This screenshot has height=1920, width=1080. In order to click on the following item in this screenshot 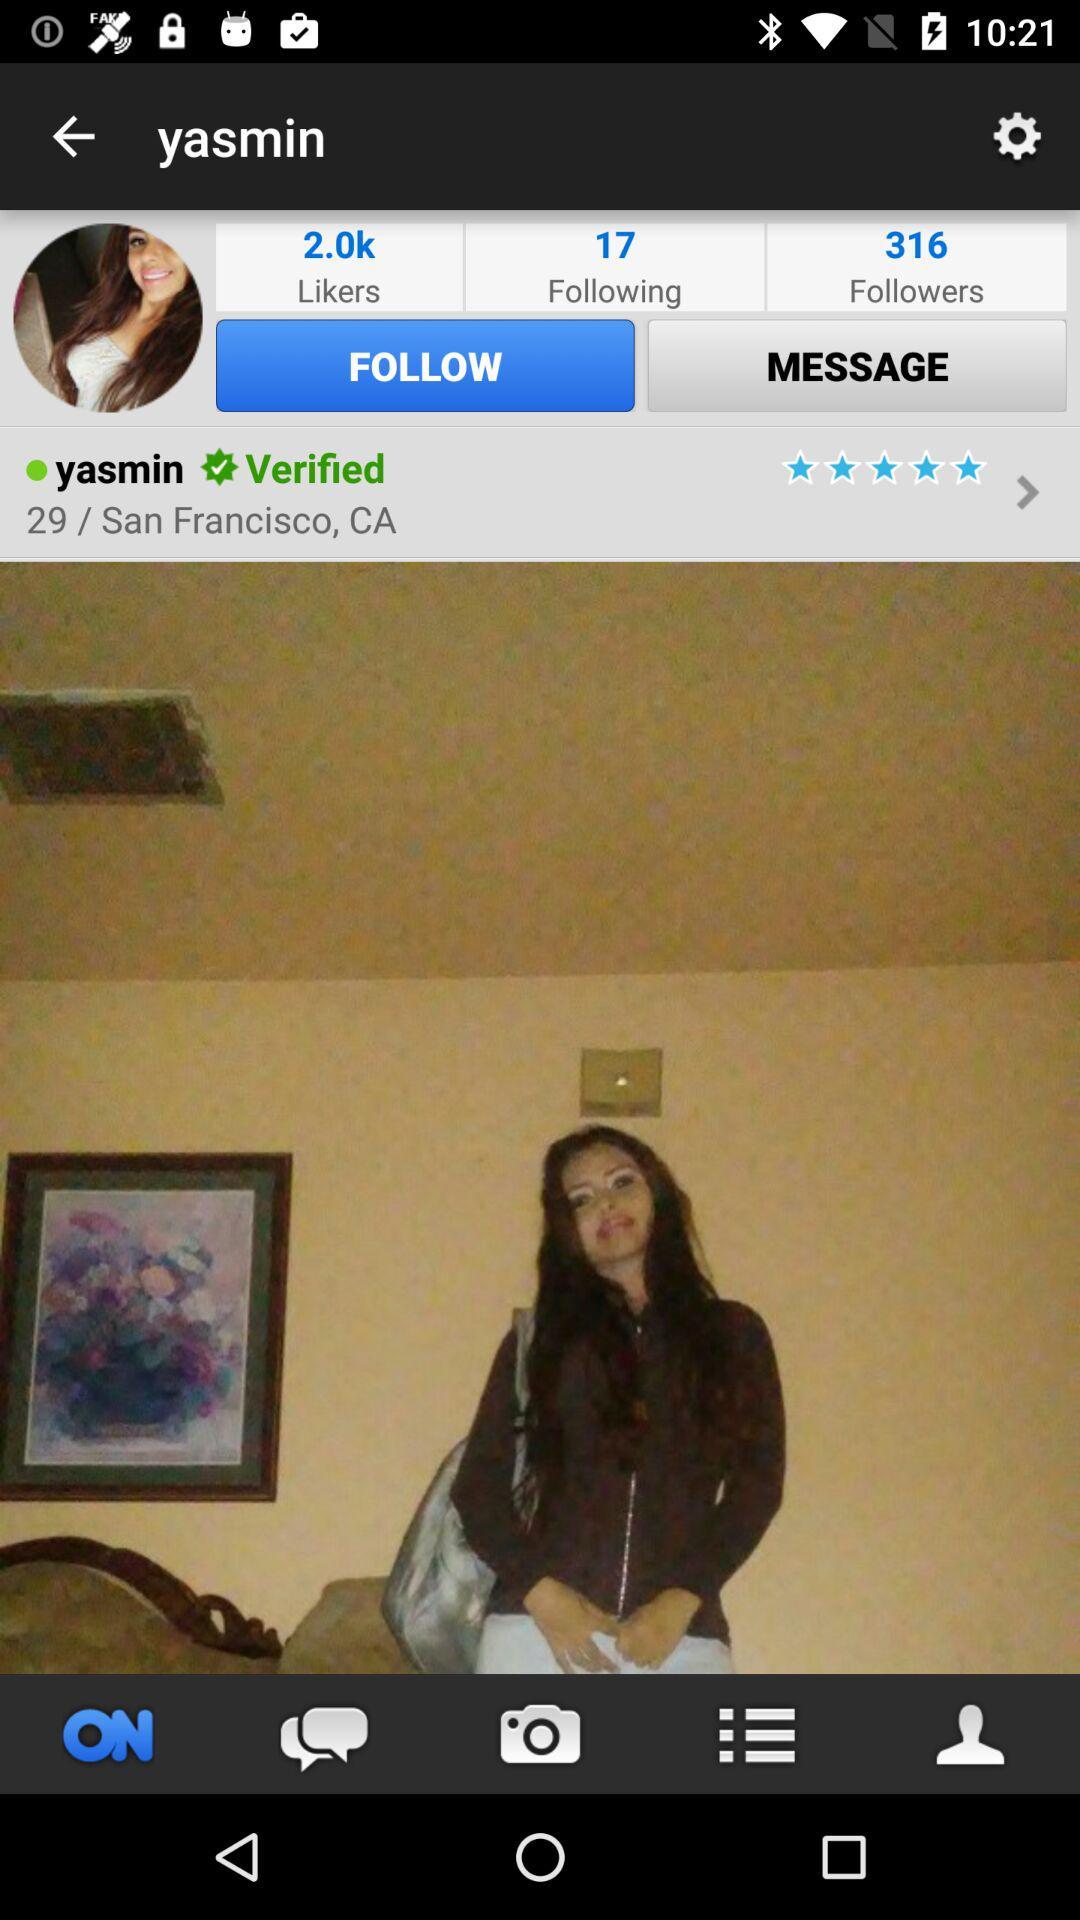, I will do `click(613, 288)`.